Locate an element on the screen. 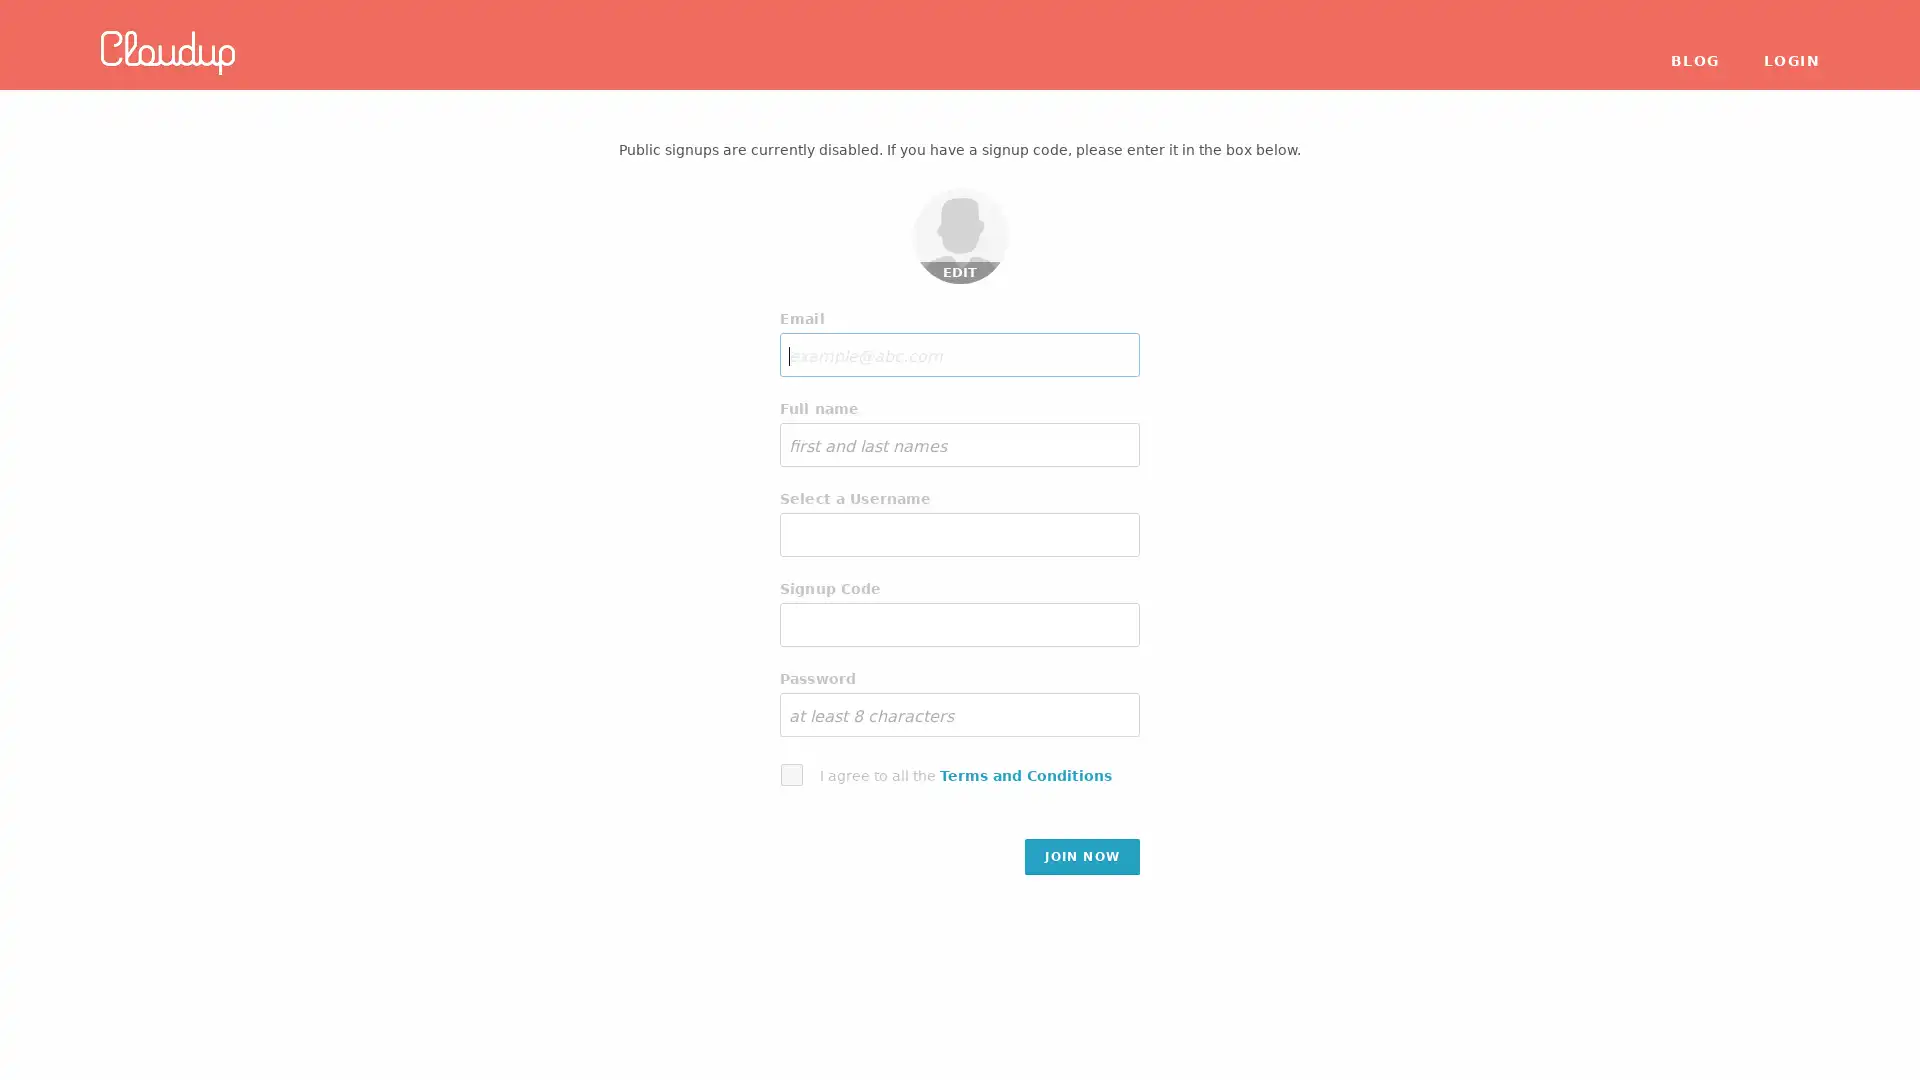 This screenshot has width=1920, height=1080. Choose File is located at coordinates (963, 203).